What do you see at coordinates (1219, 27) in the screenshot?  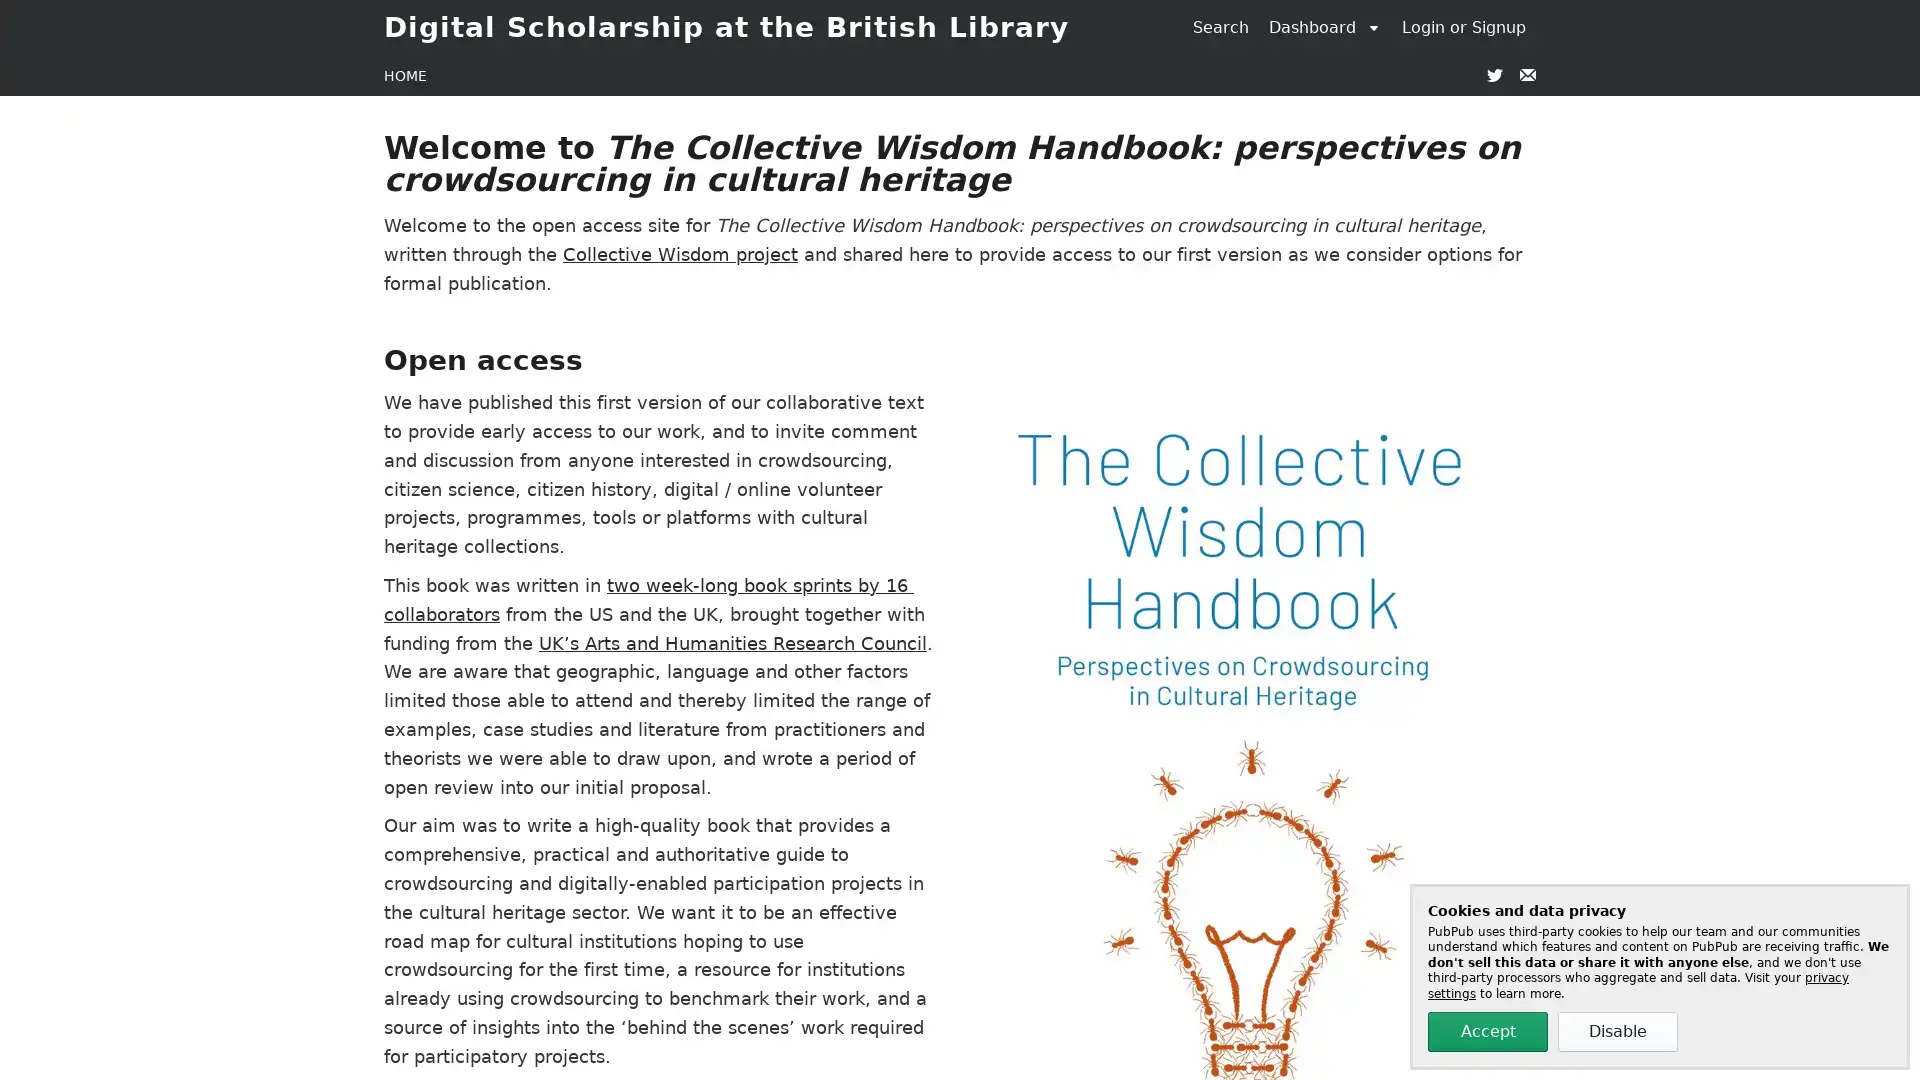 I see `Search` at bounding box center [1219, 27].